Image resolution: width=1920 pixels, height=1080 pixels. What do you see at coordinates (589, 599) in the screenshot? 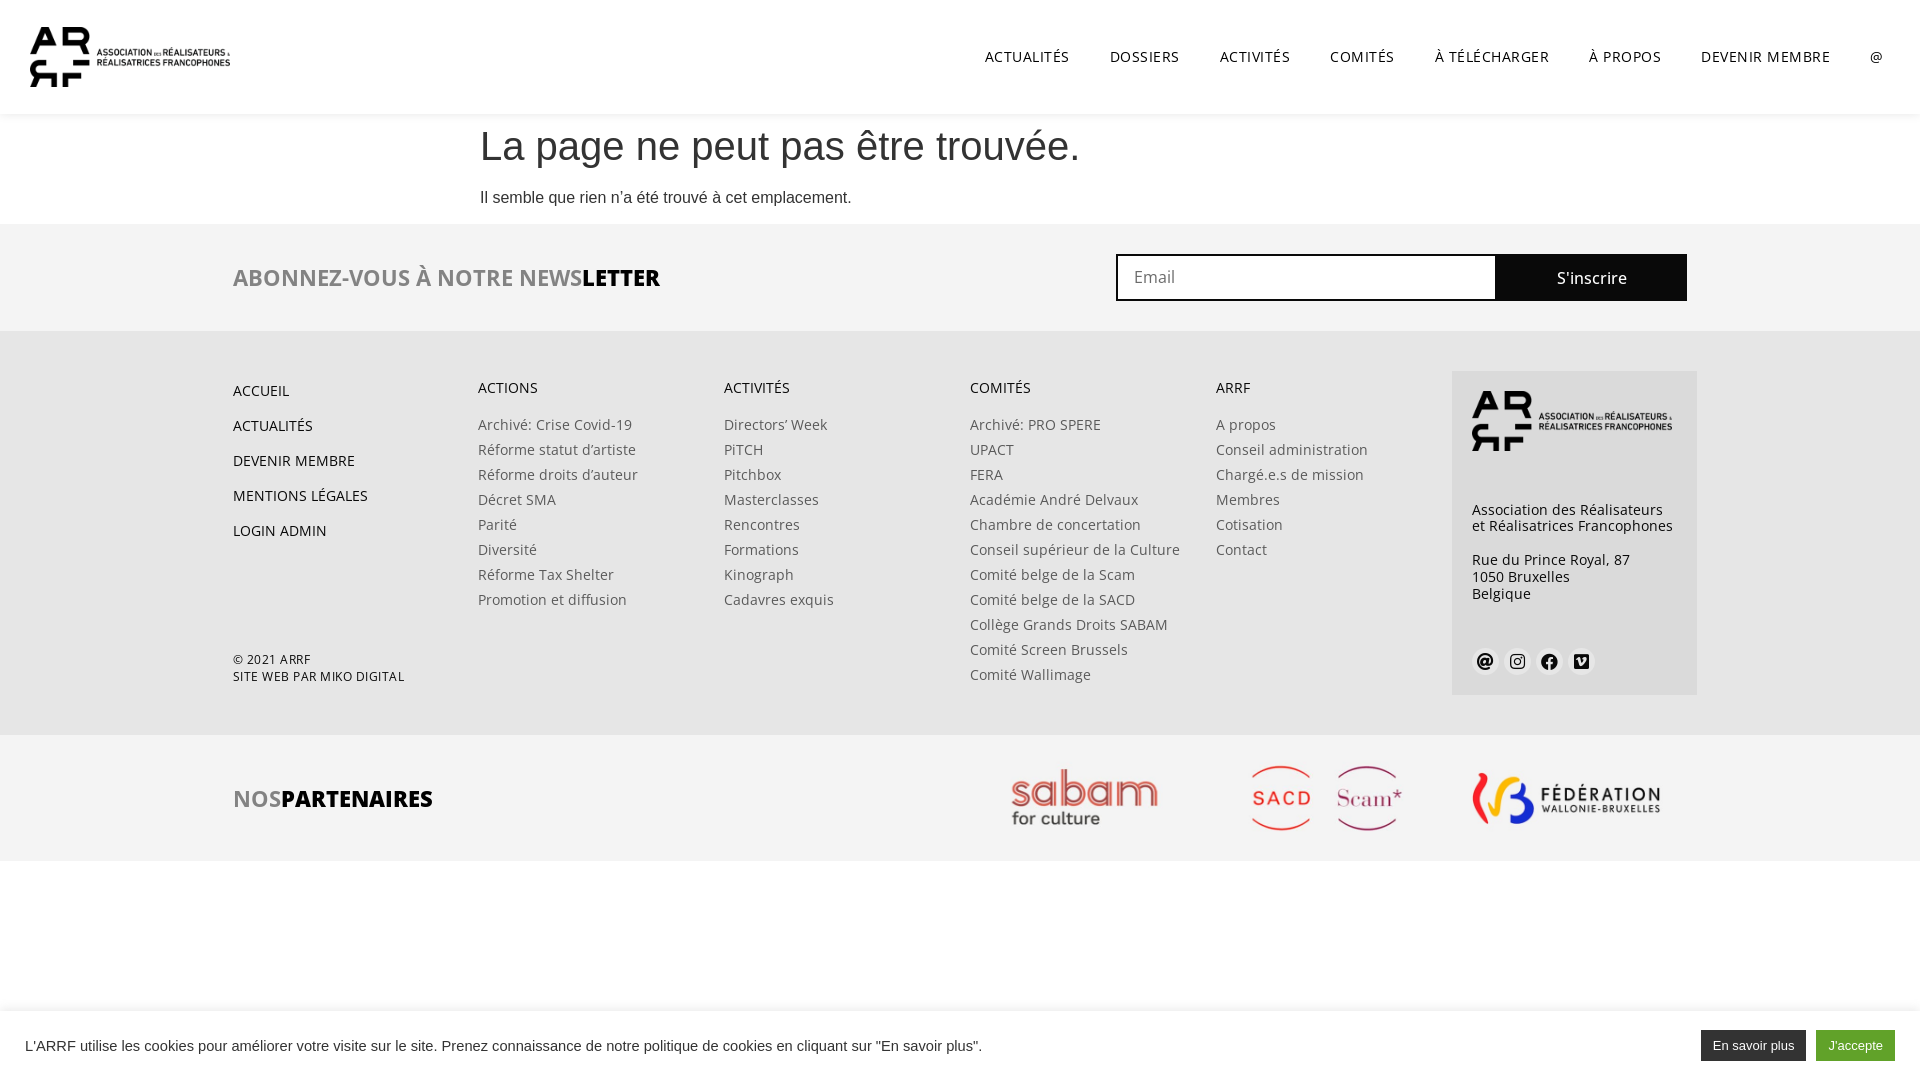
I see `'Promotion et diffusion'` at bounding box center [589, 599].